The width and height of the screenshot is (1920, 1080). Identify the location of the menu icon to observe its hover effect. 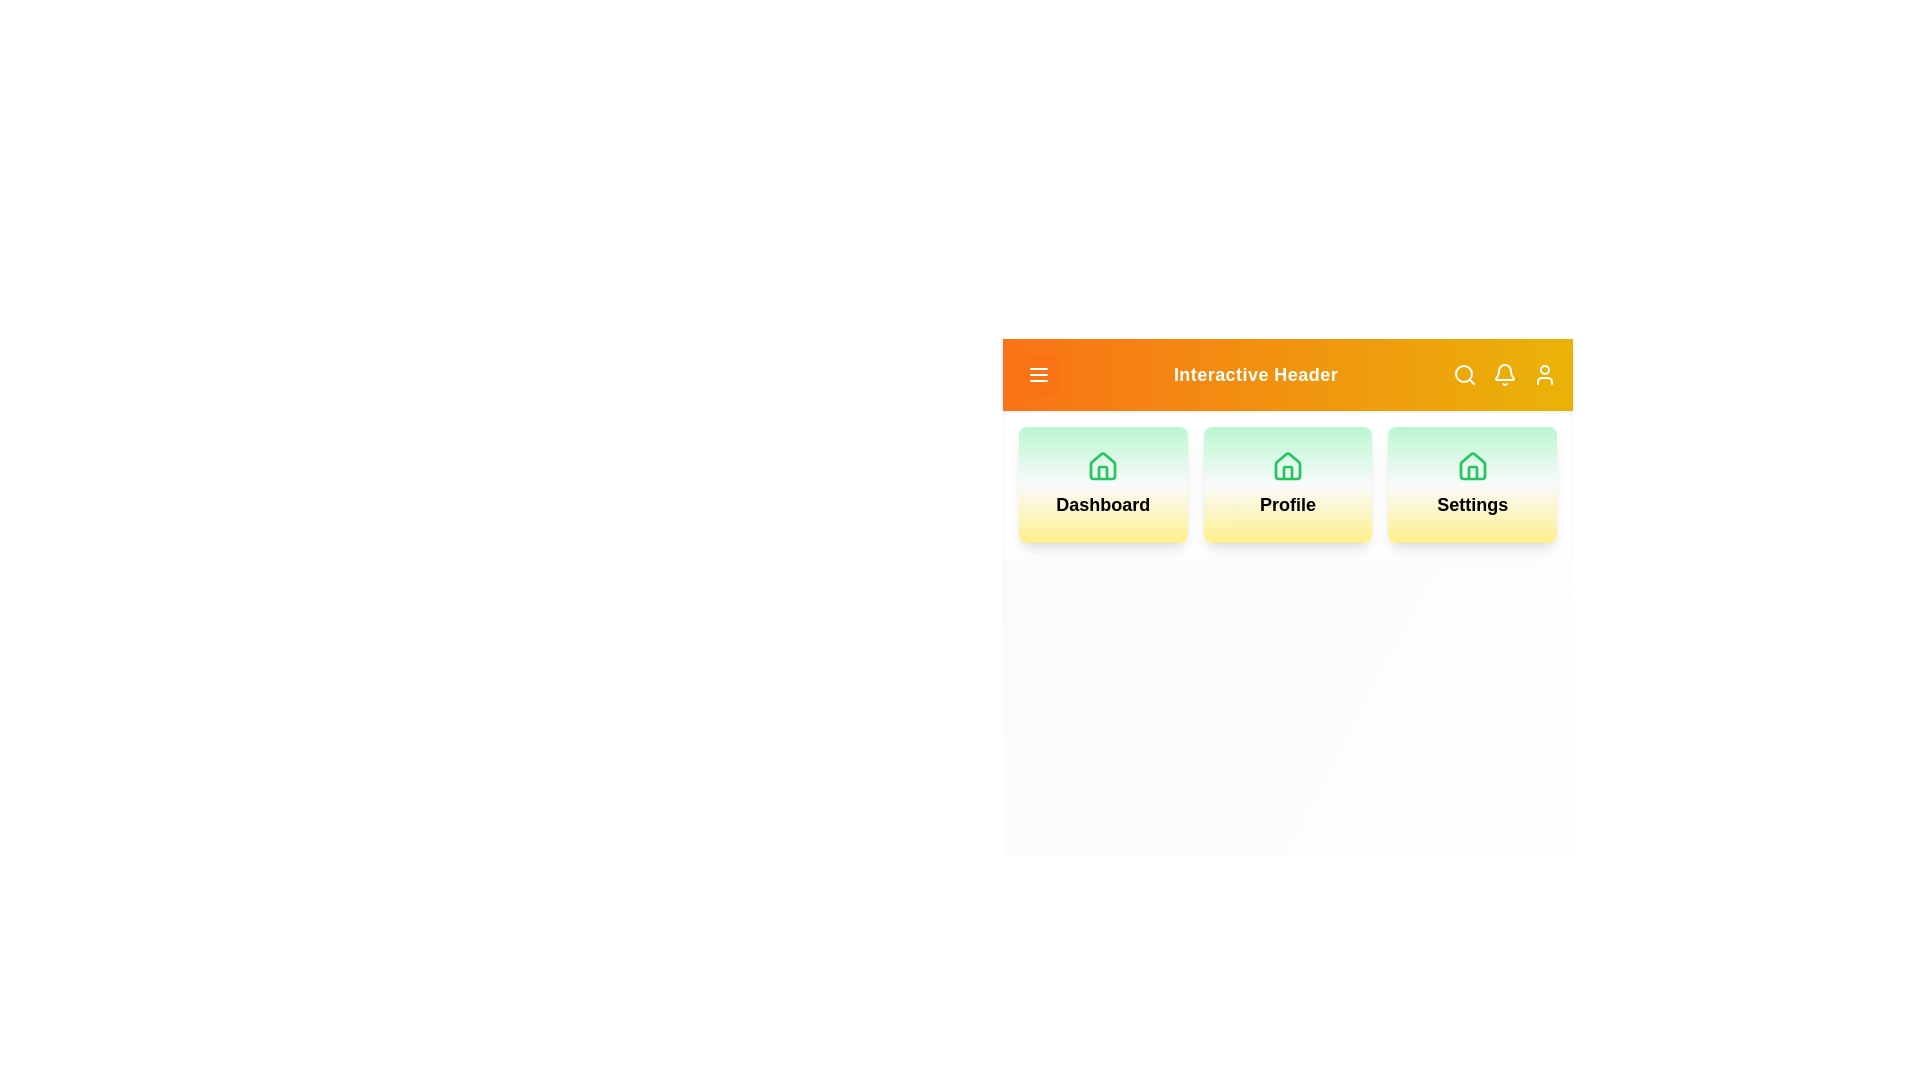
(1038, 374).